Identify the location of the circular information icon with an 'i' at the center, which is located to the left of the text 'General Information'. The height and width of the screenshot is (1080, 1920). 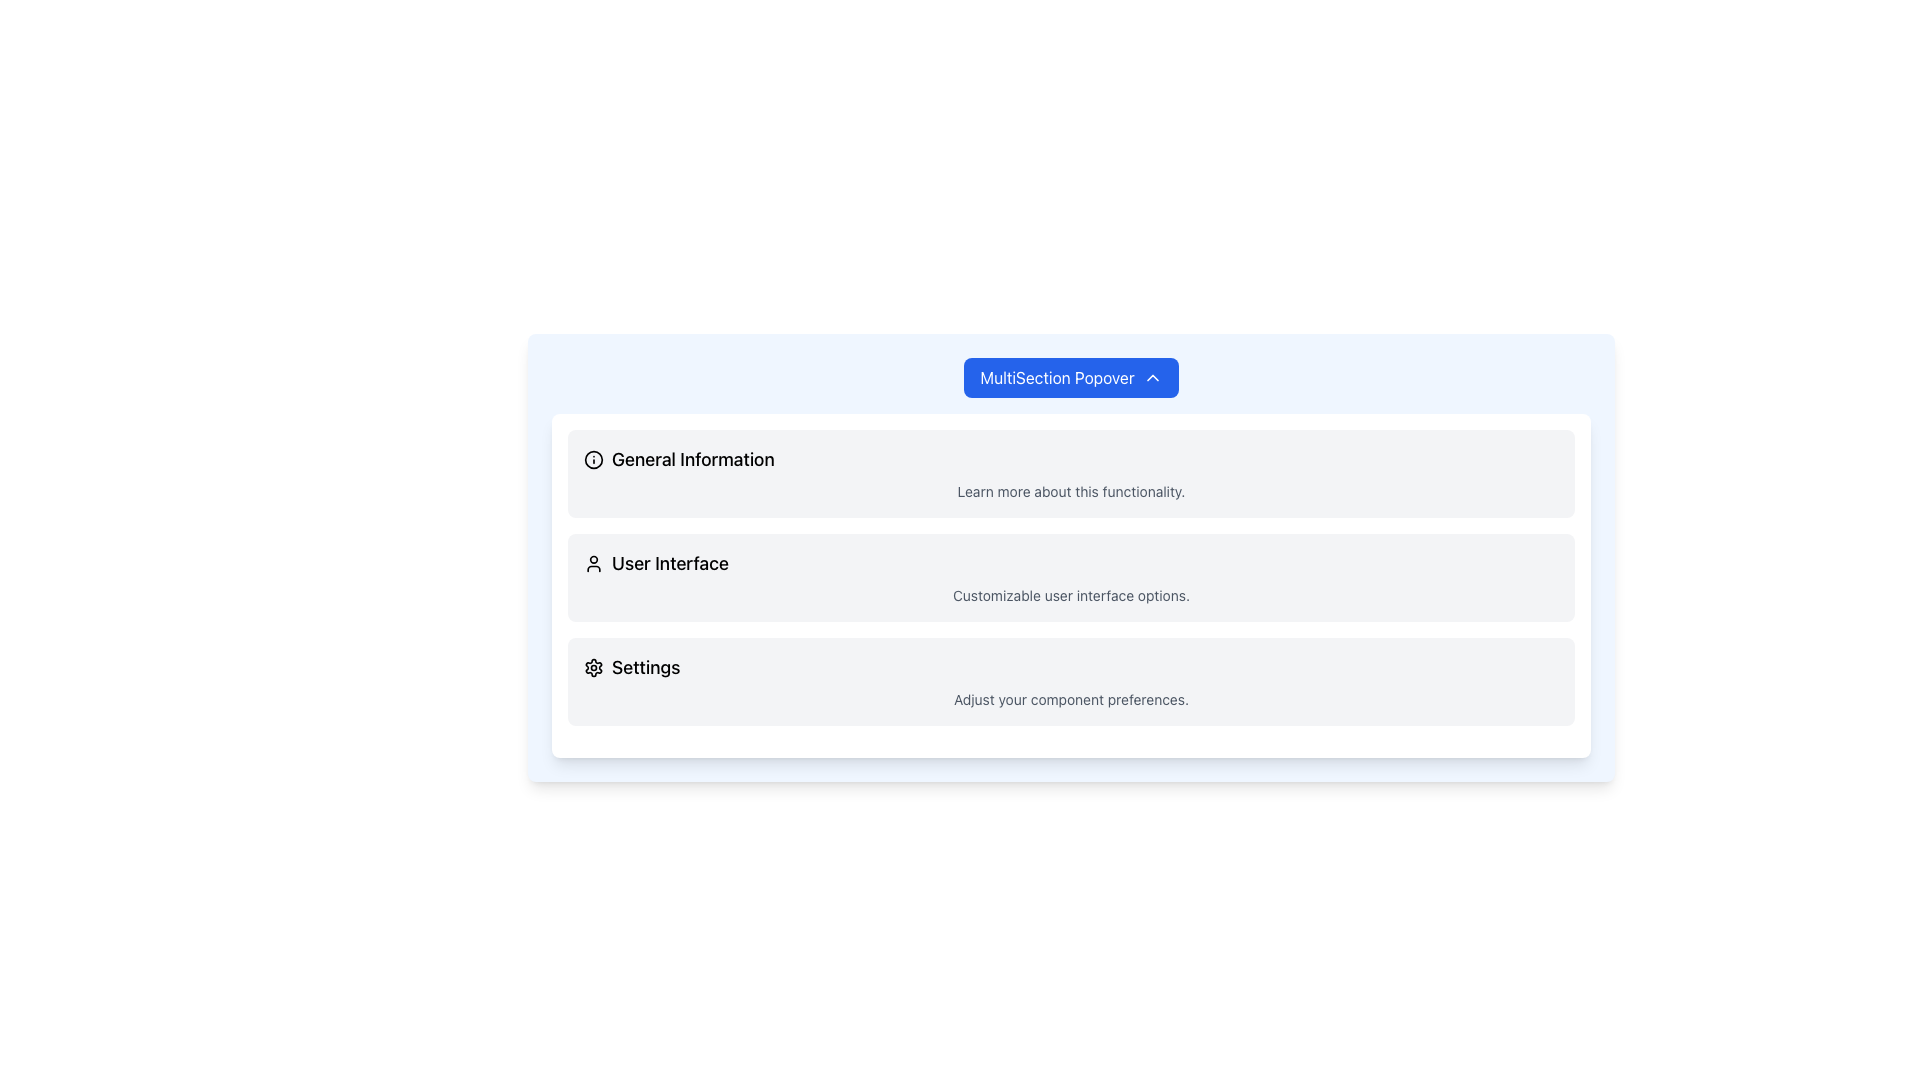
(593, 459).